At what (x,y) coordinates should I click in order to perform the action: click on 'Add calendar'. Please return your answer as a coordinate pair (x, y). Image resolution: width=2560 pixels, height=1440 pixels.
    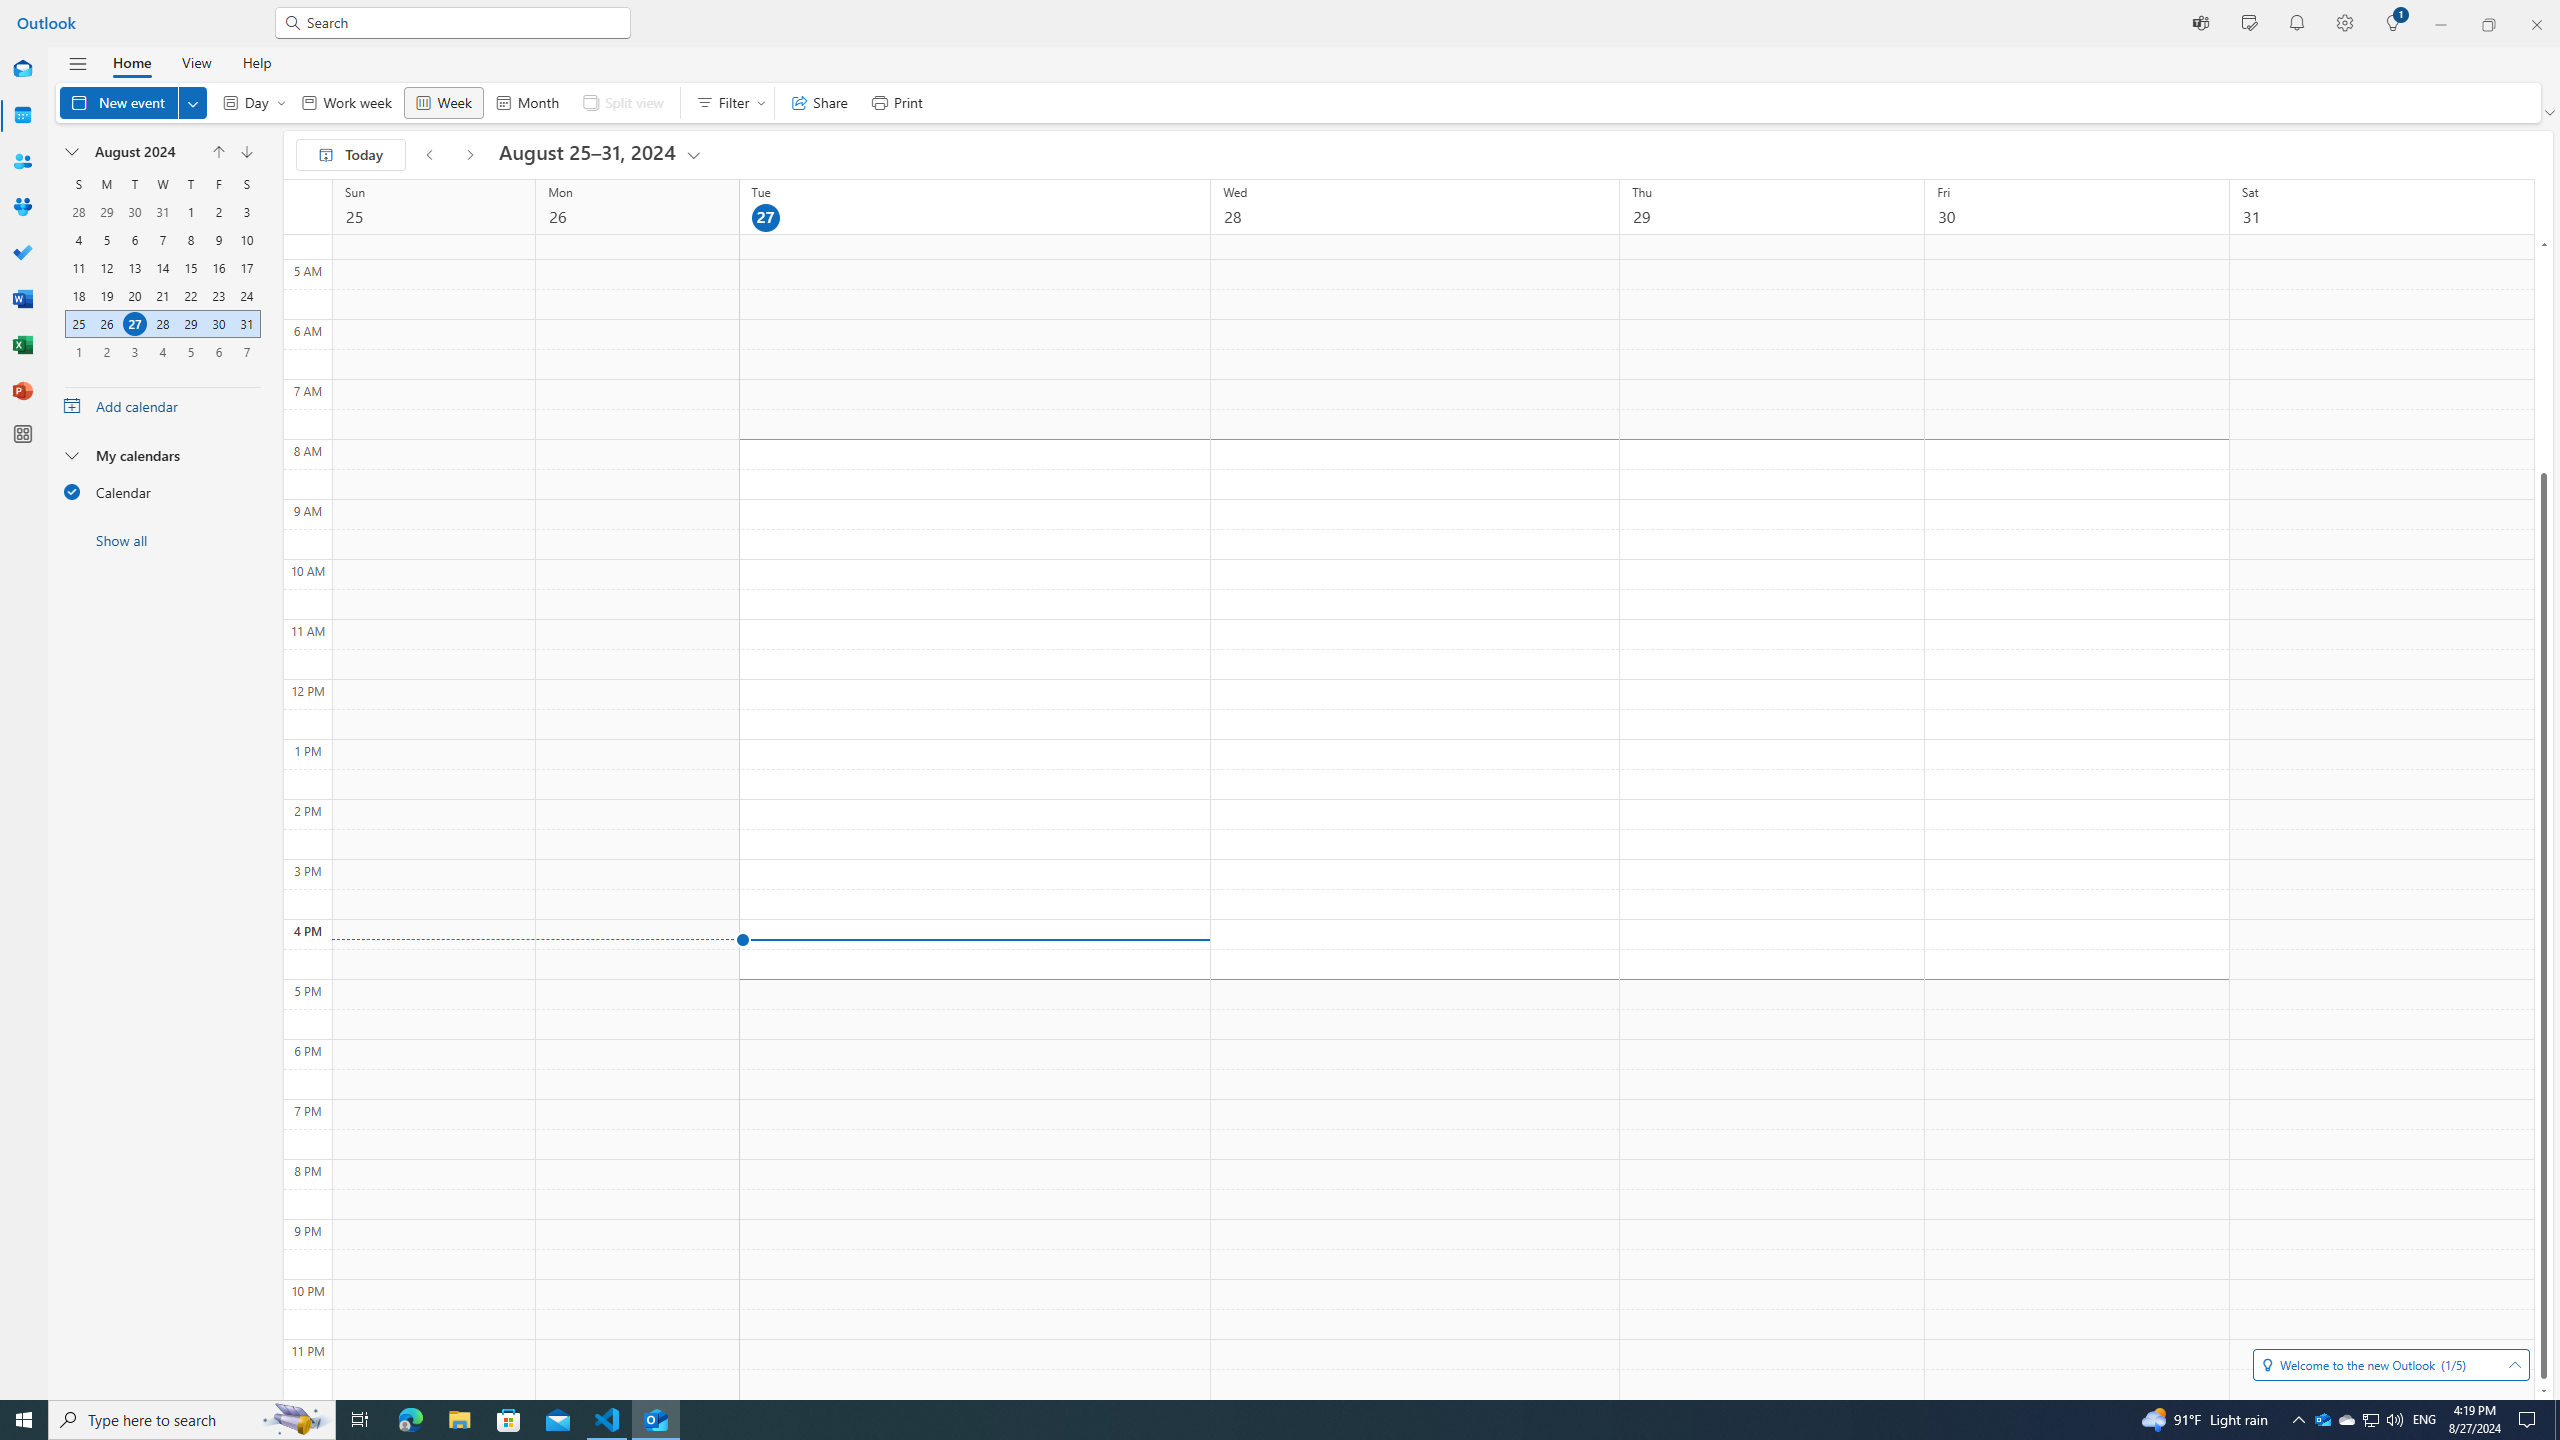
    Looking at the image, I should click on (162, 405).